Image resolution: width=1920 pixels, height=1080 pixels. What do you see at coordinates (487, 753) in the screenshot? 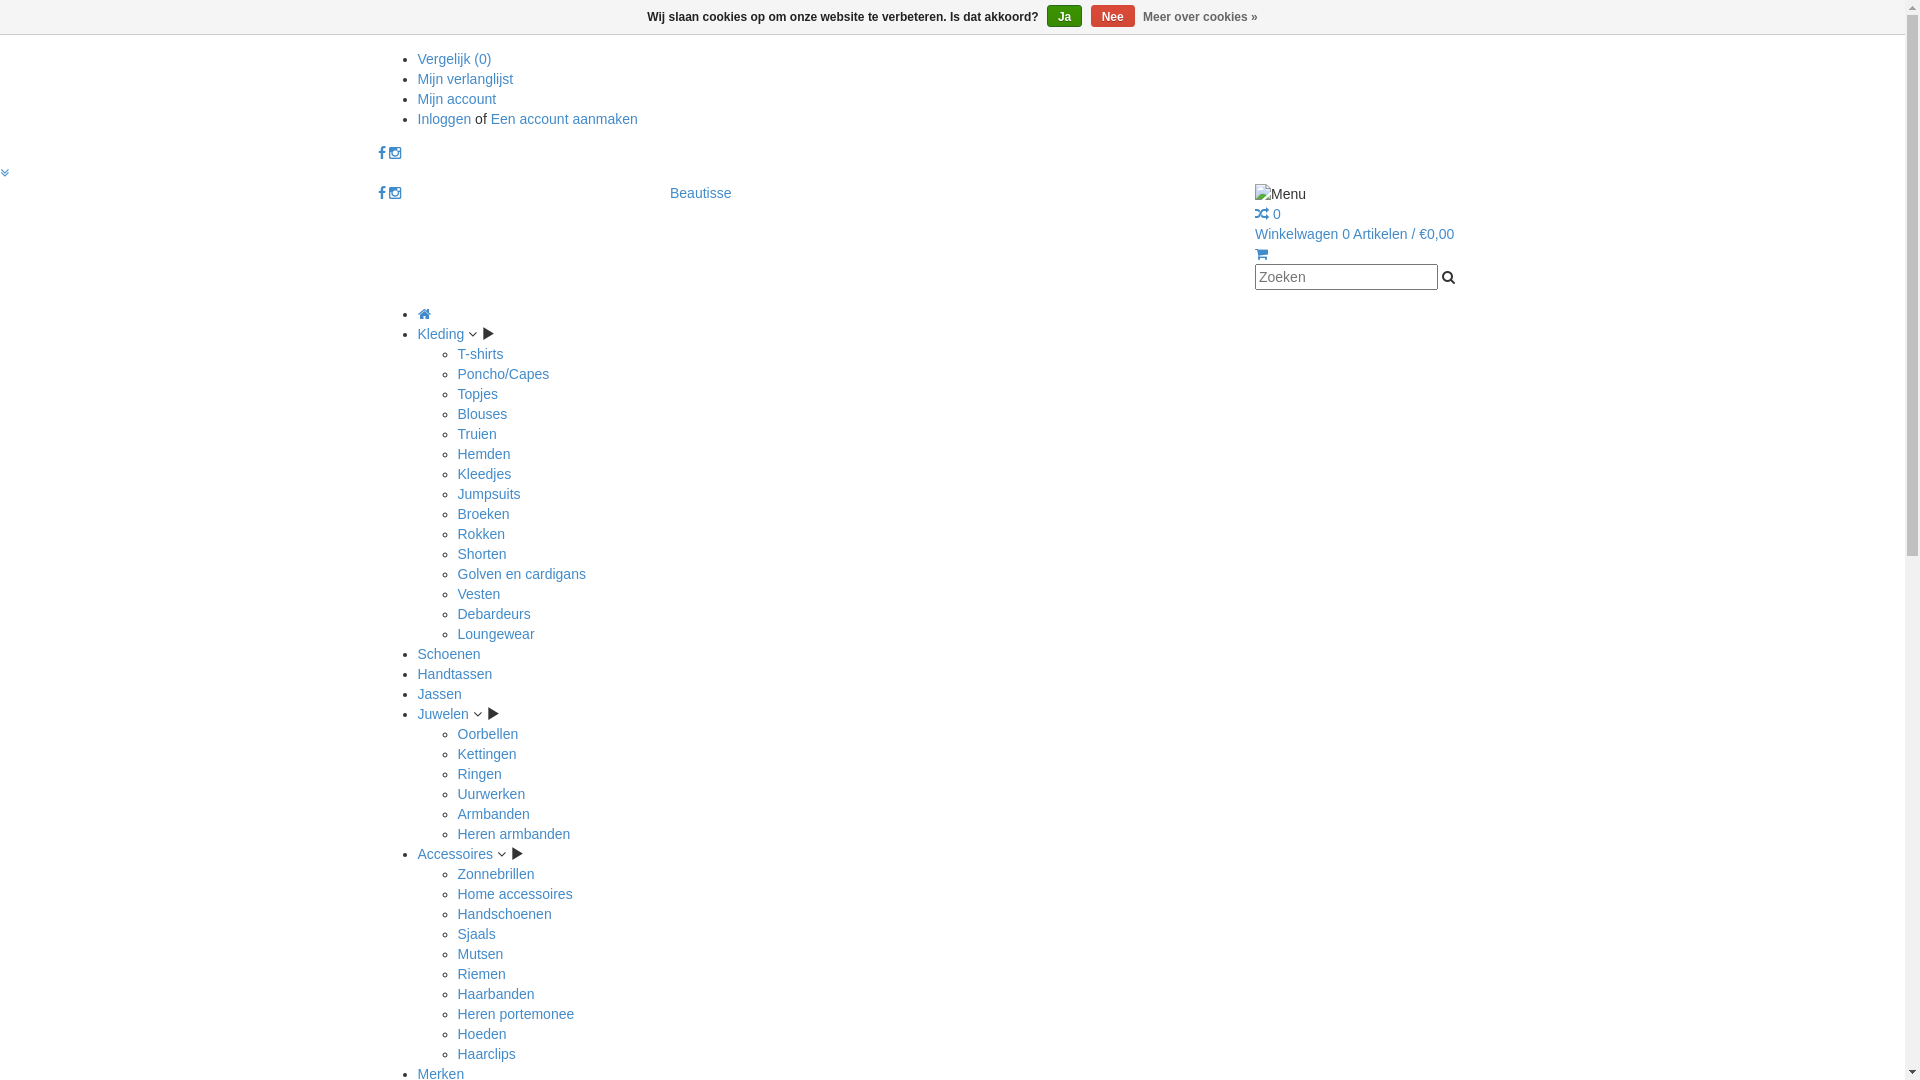
I see `'Kettingen'` at bounding box center [487, 753].